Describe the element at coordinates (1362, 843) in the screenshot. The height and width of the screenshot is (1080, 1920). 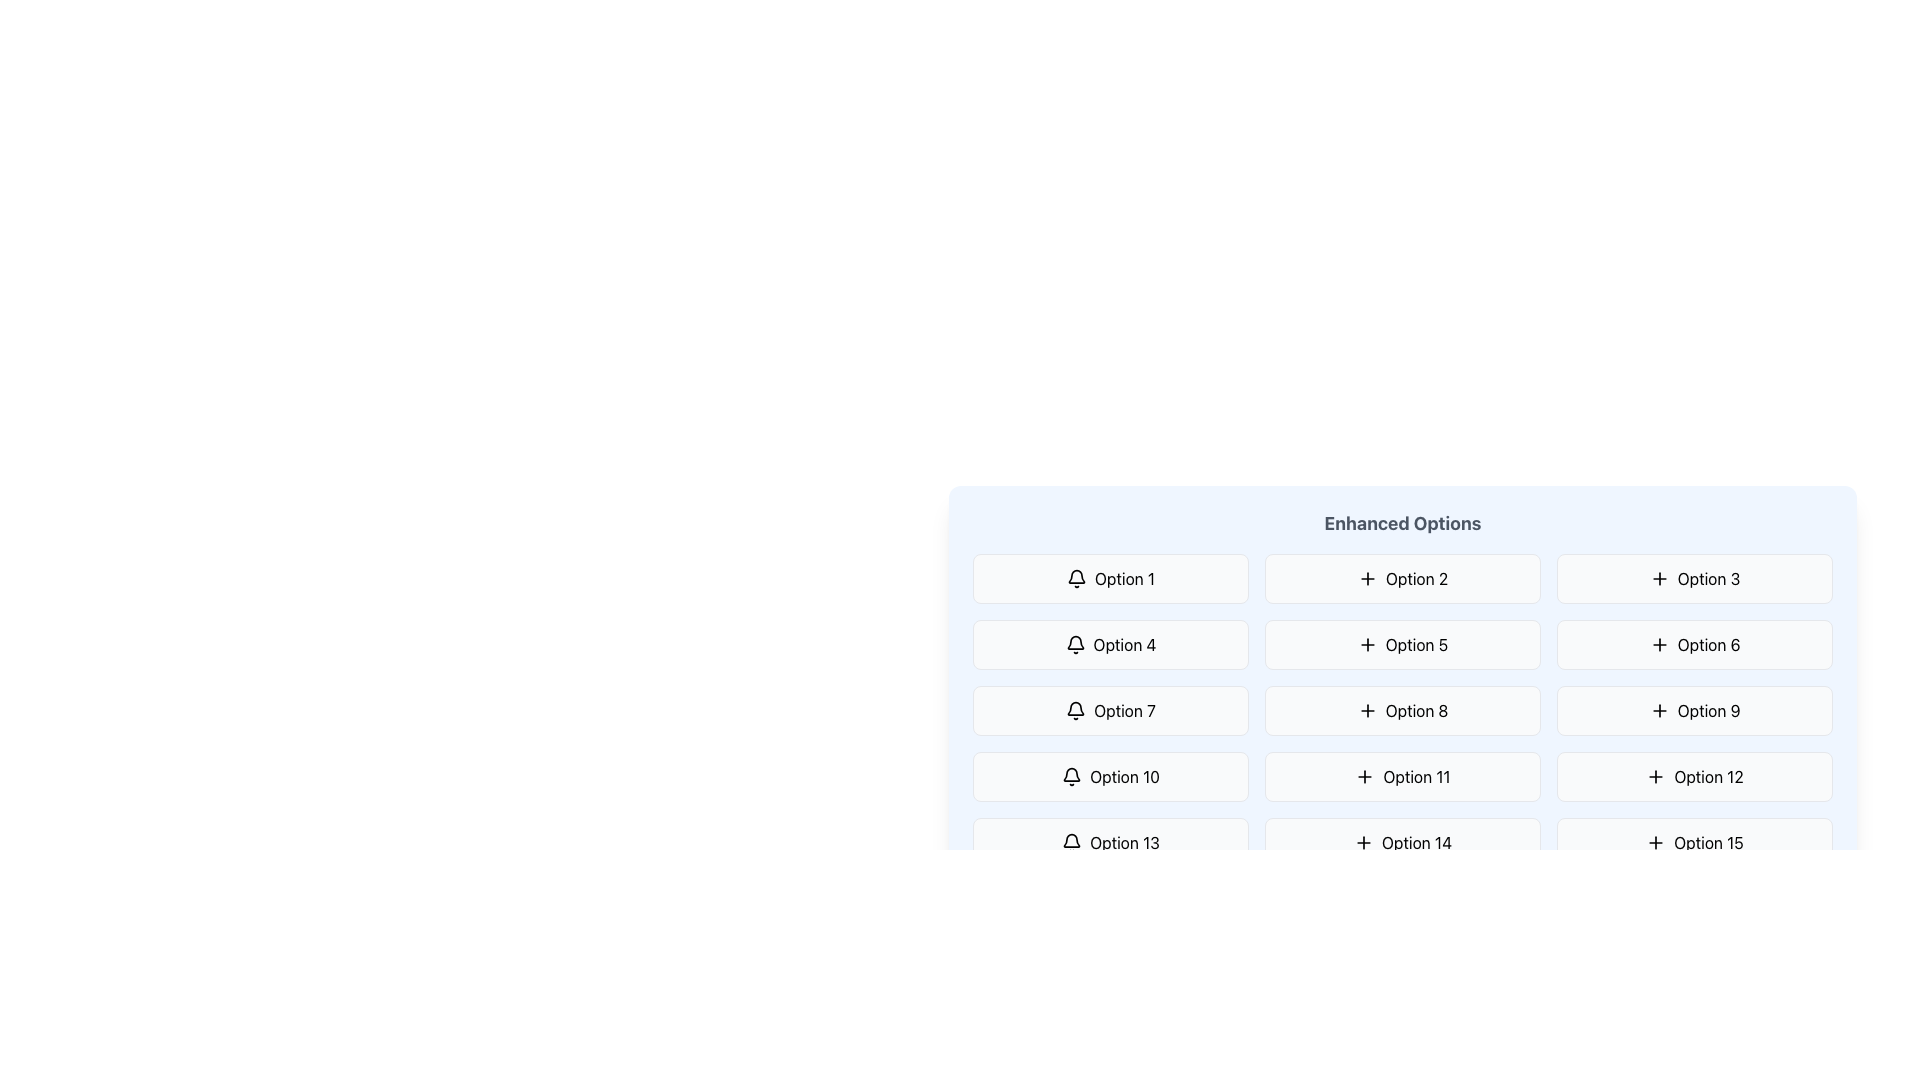
I see `the add icon button located within the 'Option 14' button, which features a thin gray plus sign with rounded ends, positioned near the center of the button` at that location.